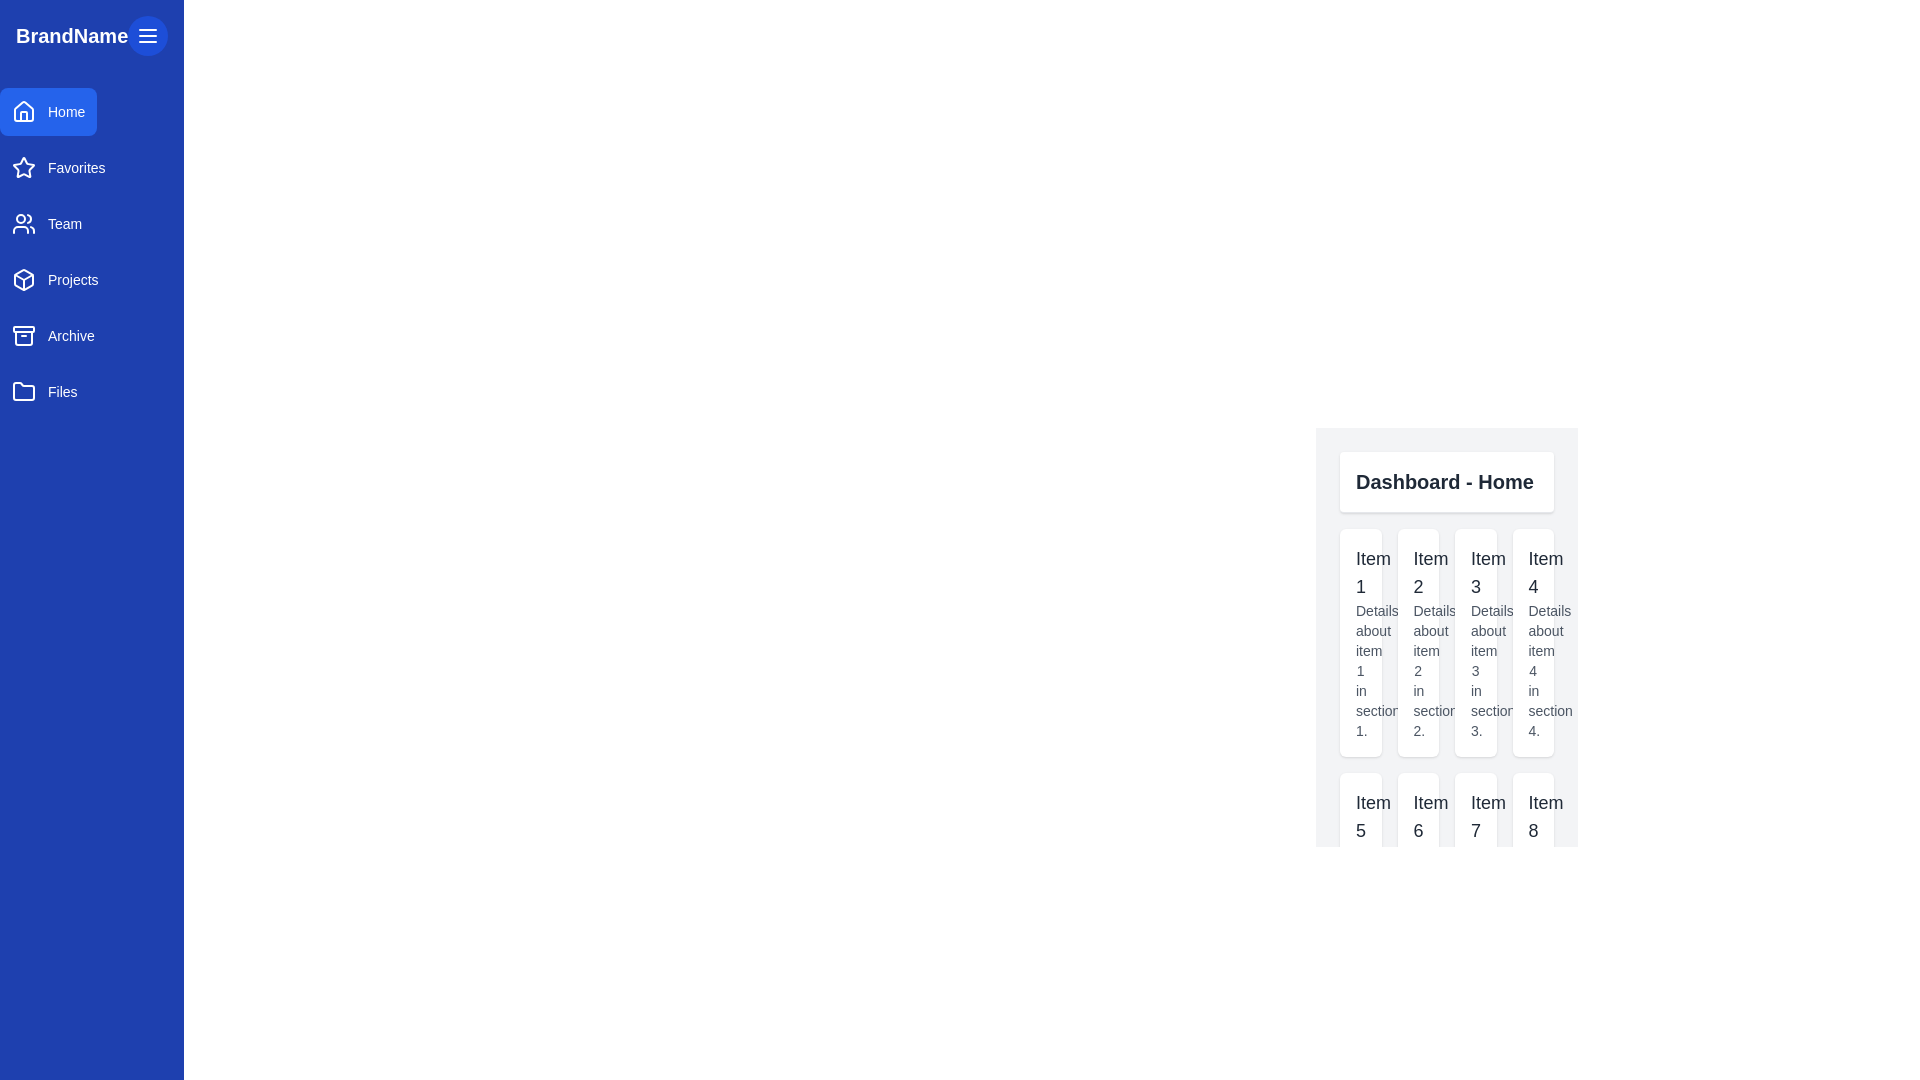 The image size is (1920, 1080). I want to click on the 'Favorites' Text Label in the vertical side navigation bar, so click(76, 167).